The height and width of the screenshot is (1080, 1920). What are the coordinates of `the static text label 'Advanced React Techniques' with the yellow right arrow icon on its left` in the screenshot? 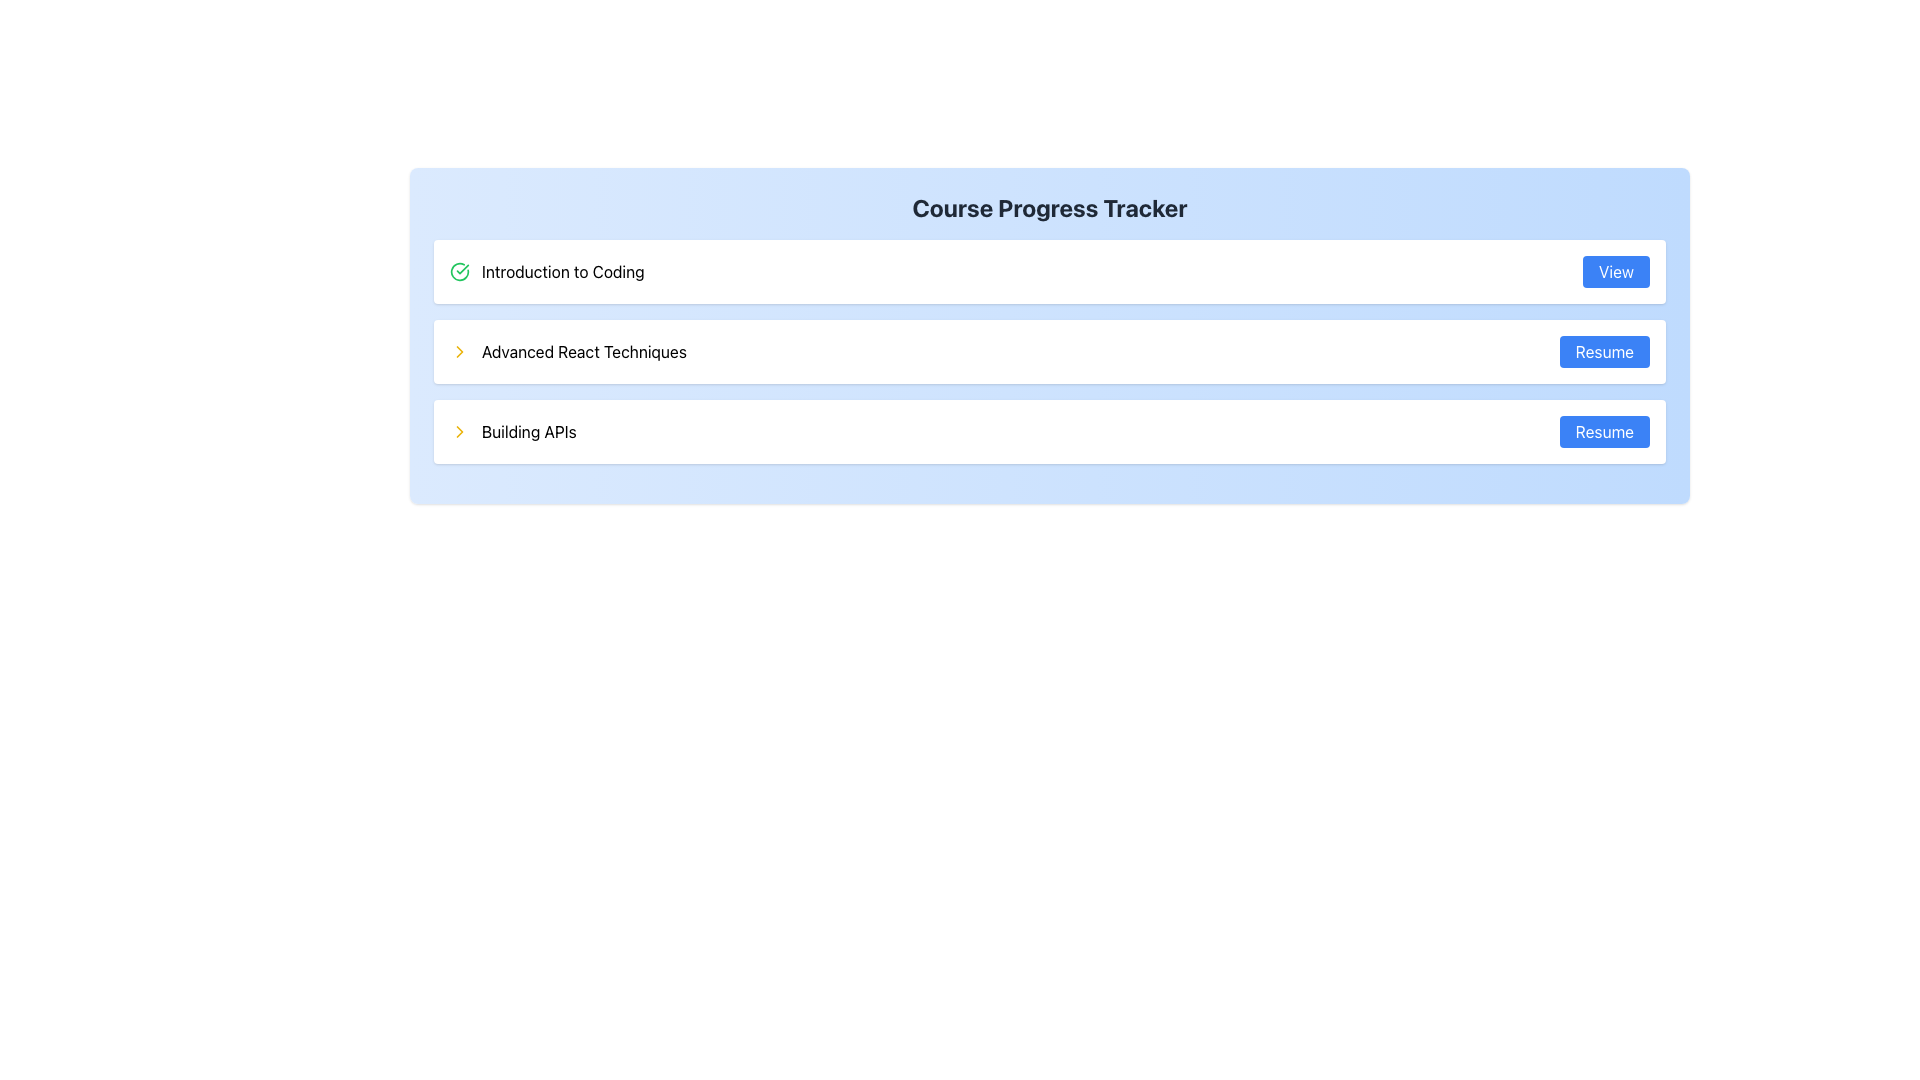 It's located at (567, 350).